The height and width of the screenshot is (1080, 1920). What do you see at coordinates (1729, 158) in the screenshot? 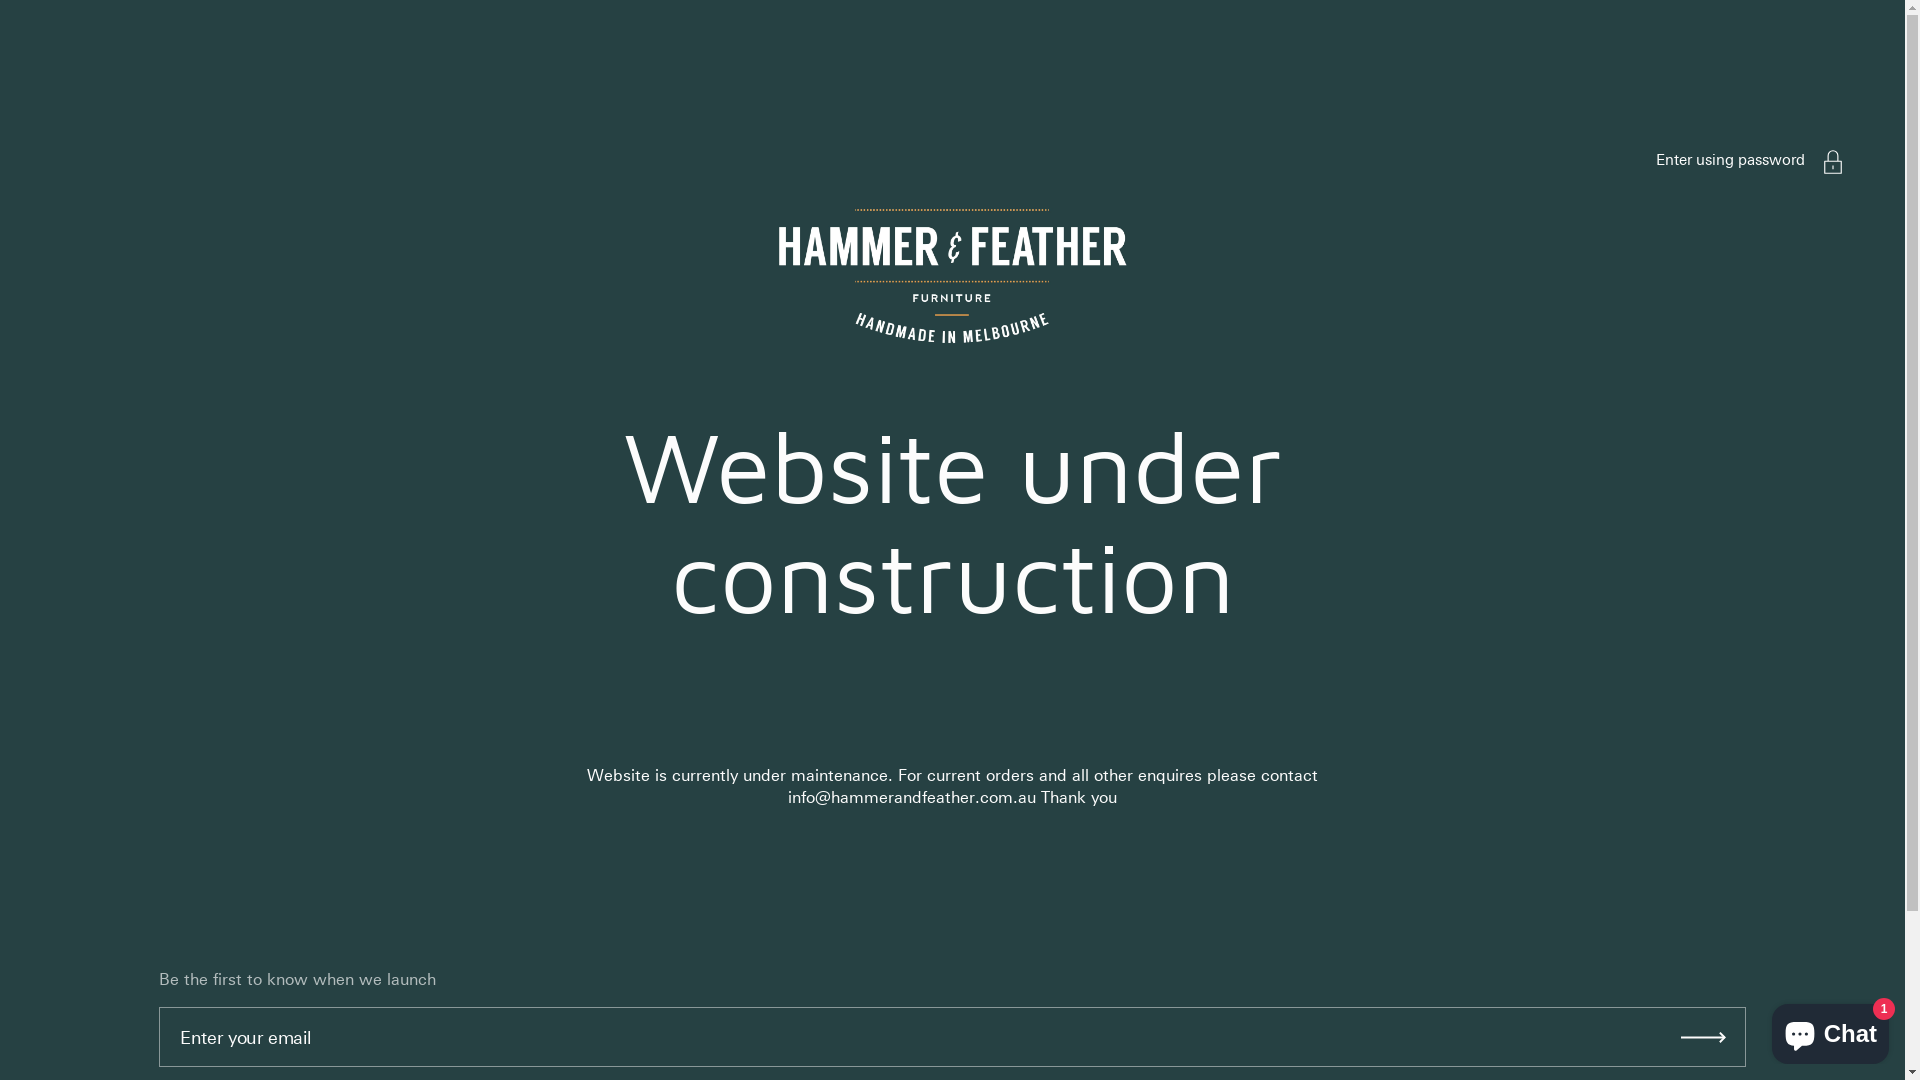
I see `'Enter using password'` at bounding box center [1729, 158].